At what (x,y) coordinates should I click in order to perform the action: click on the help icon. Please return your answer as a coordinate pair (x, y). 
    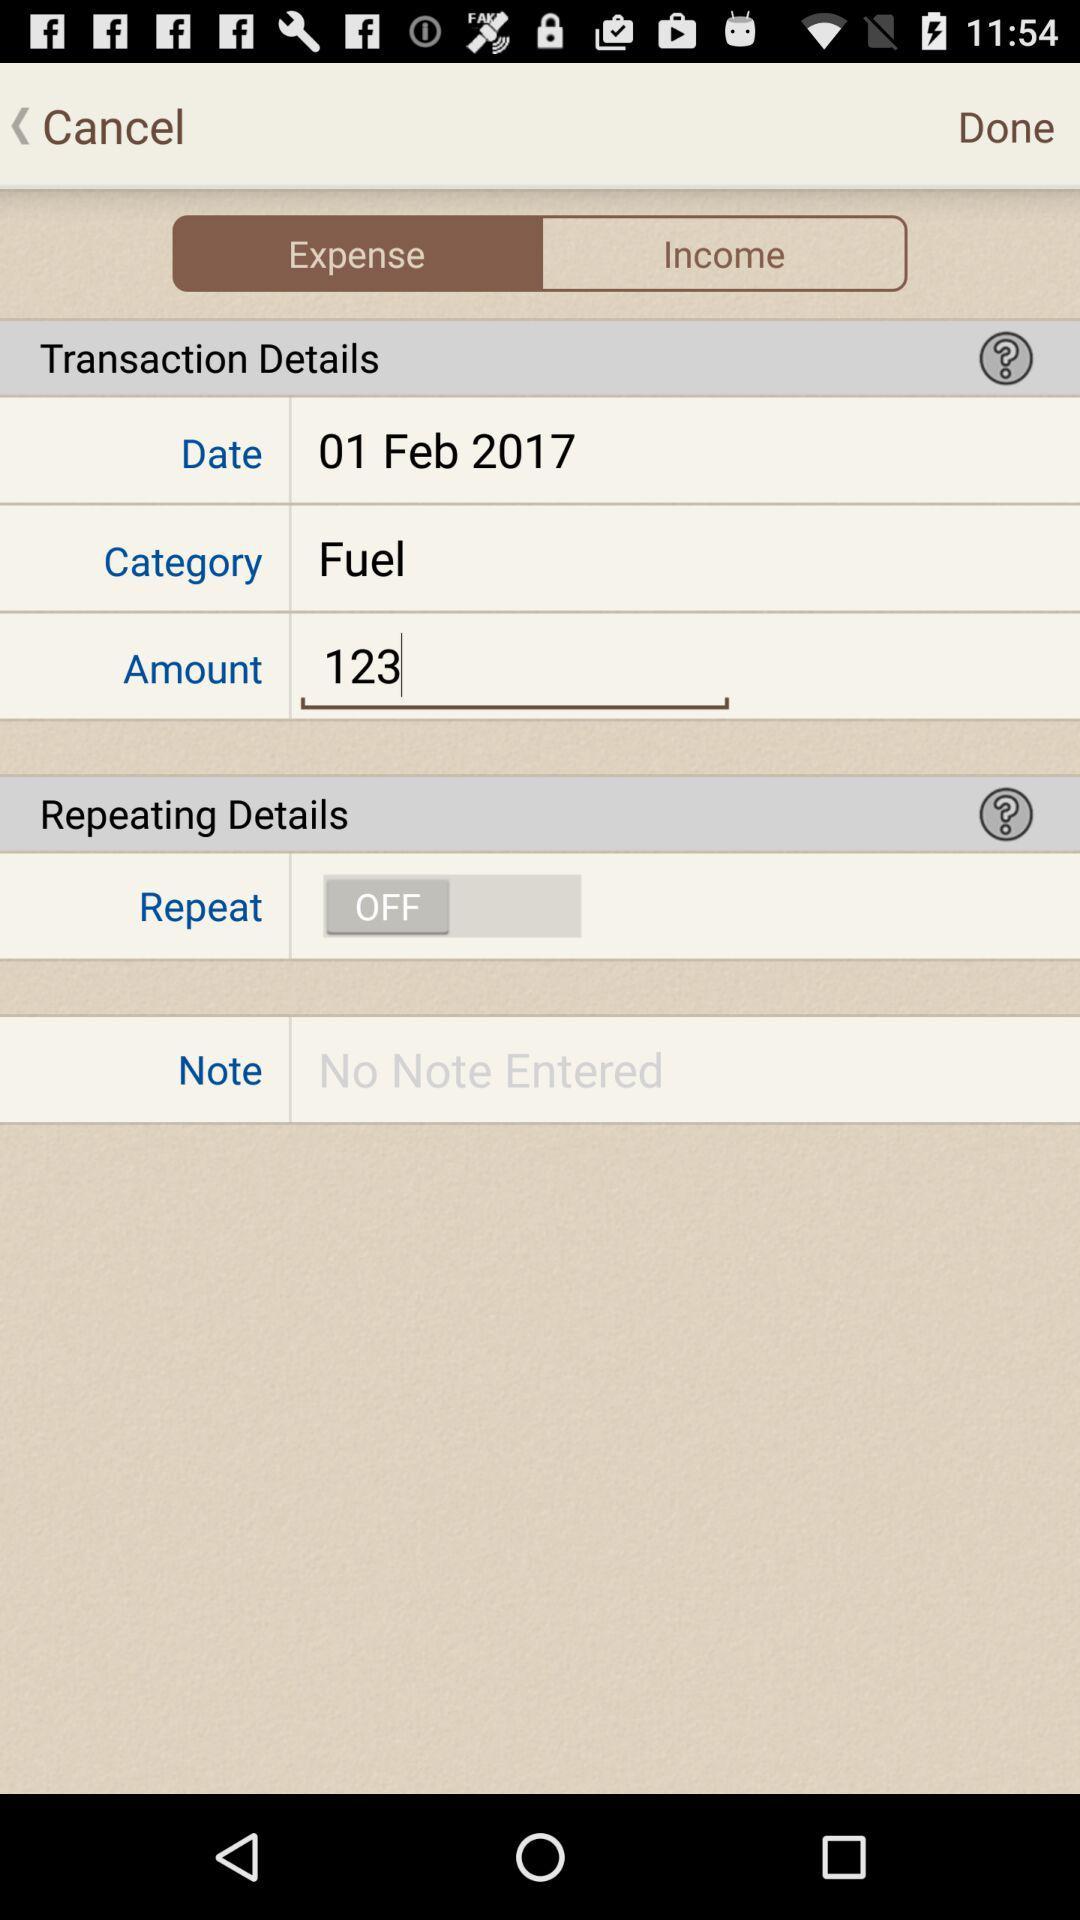
    Looking at the image, I should click on (1006, 870).